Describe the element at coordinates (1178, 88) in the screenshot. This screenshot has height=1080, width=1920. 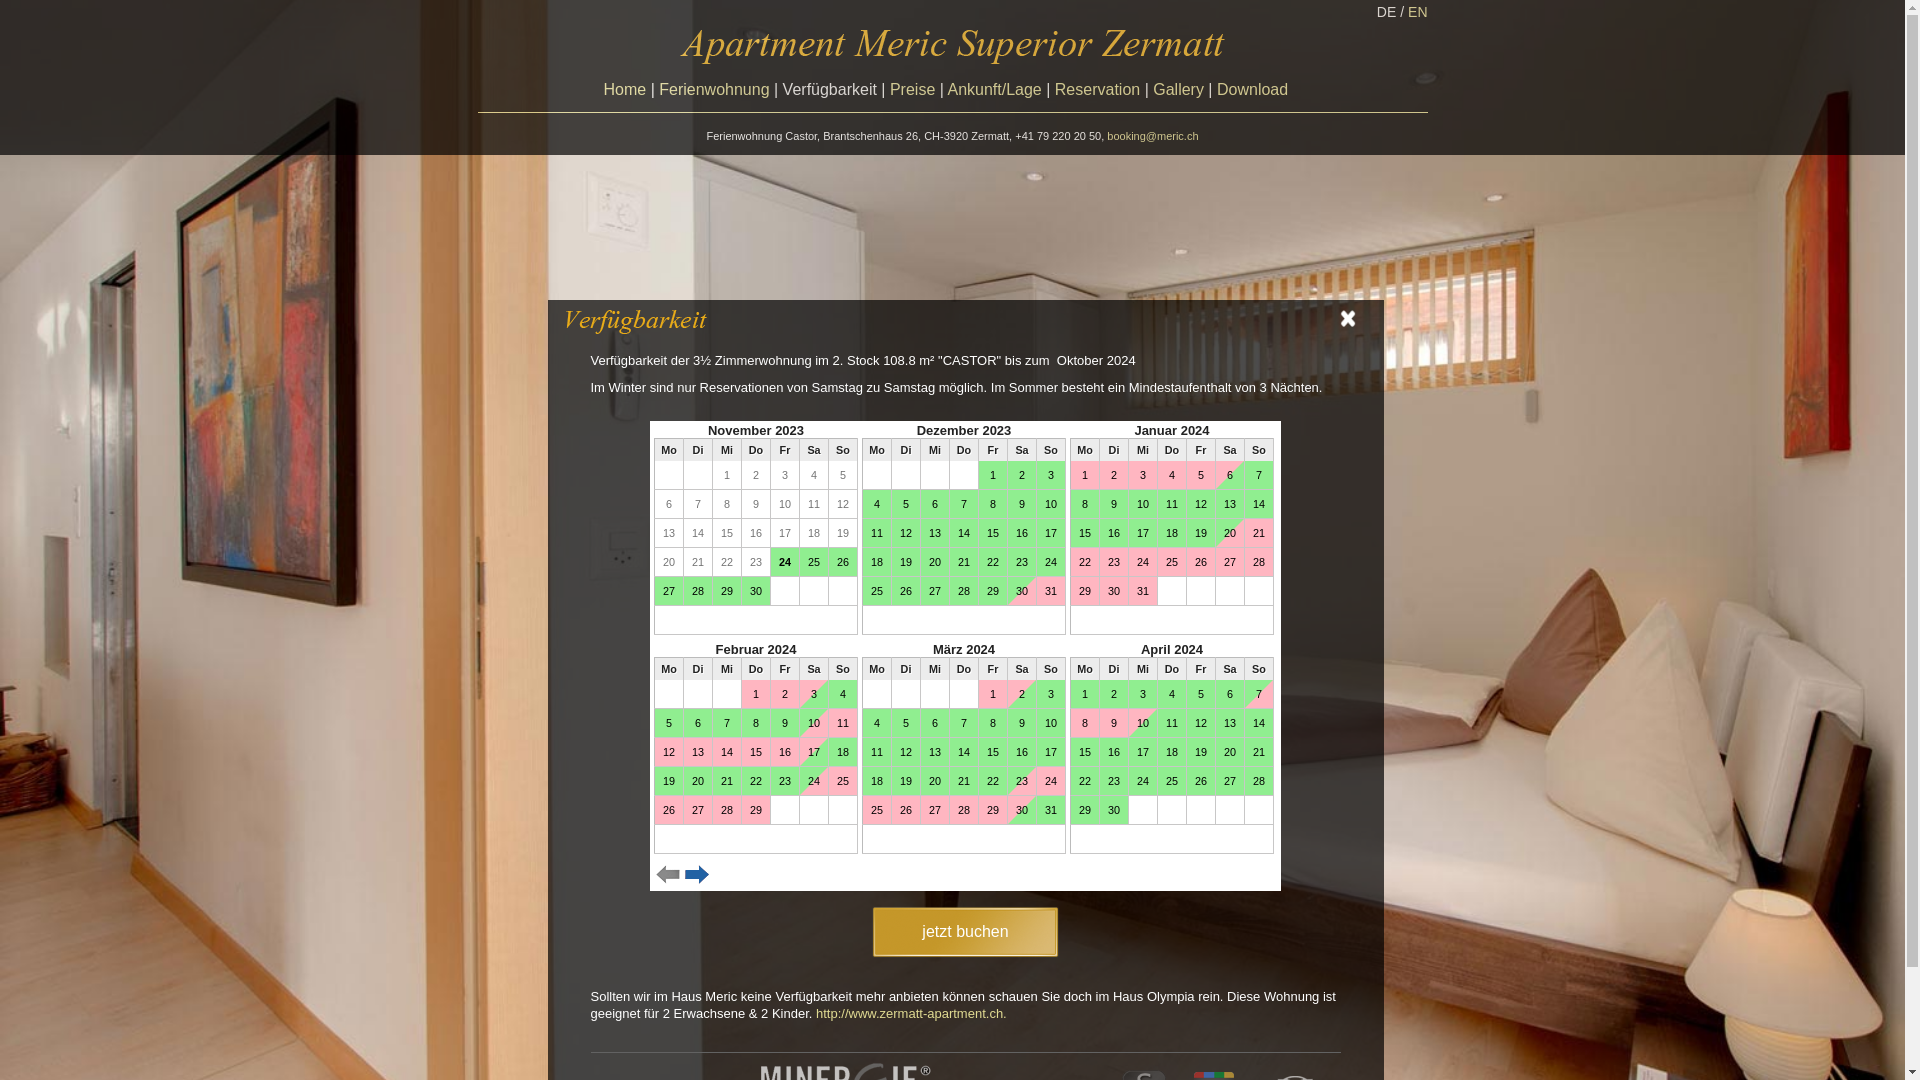
I see `'Gallery'` at that location.